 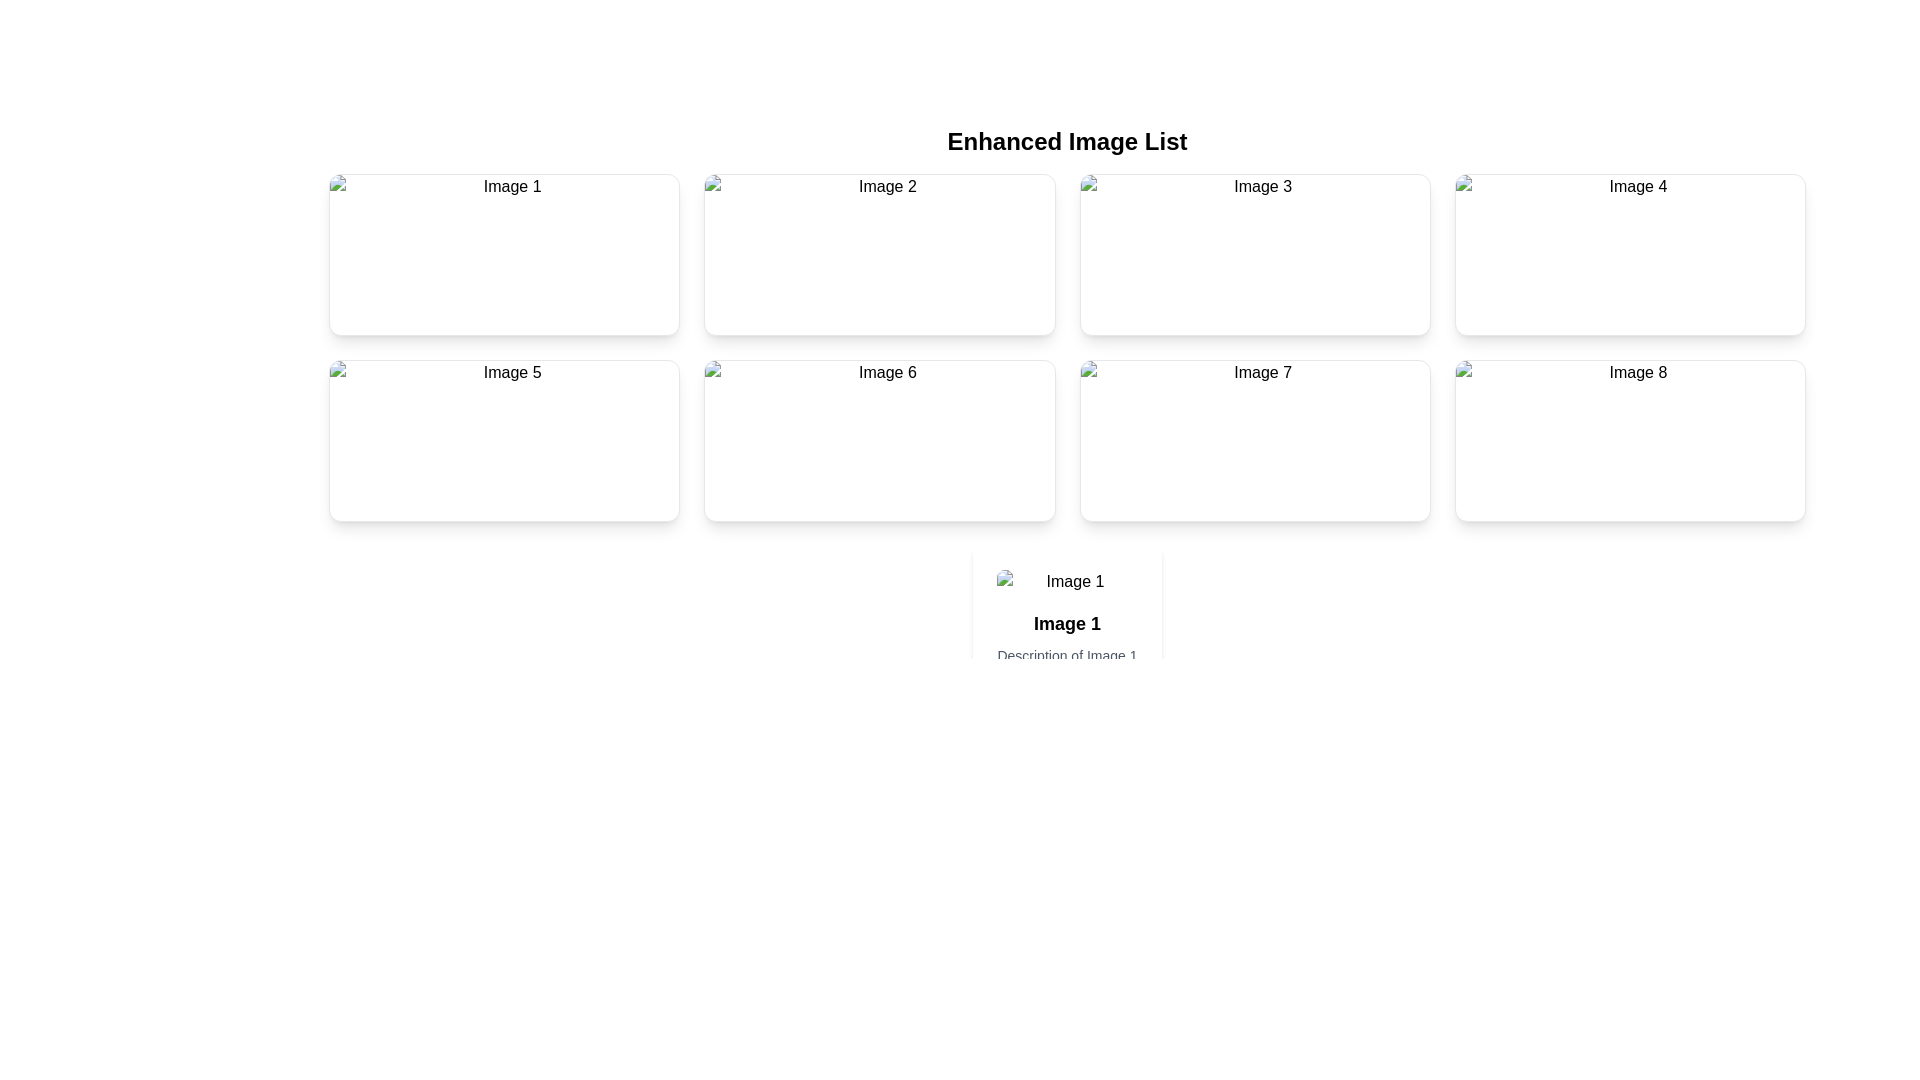 I want to click on the button located at the center of the first card in the top row of the grid layout, directly below the title 'Image 1', so click(x=504, y=253).